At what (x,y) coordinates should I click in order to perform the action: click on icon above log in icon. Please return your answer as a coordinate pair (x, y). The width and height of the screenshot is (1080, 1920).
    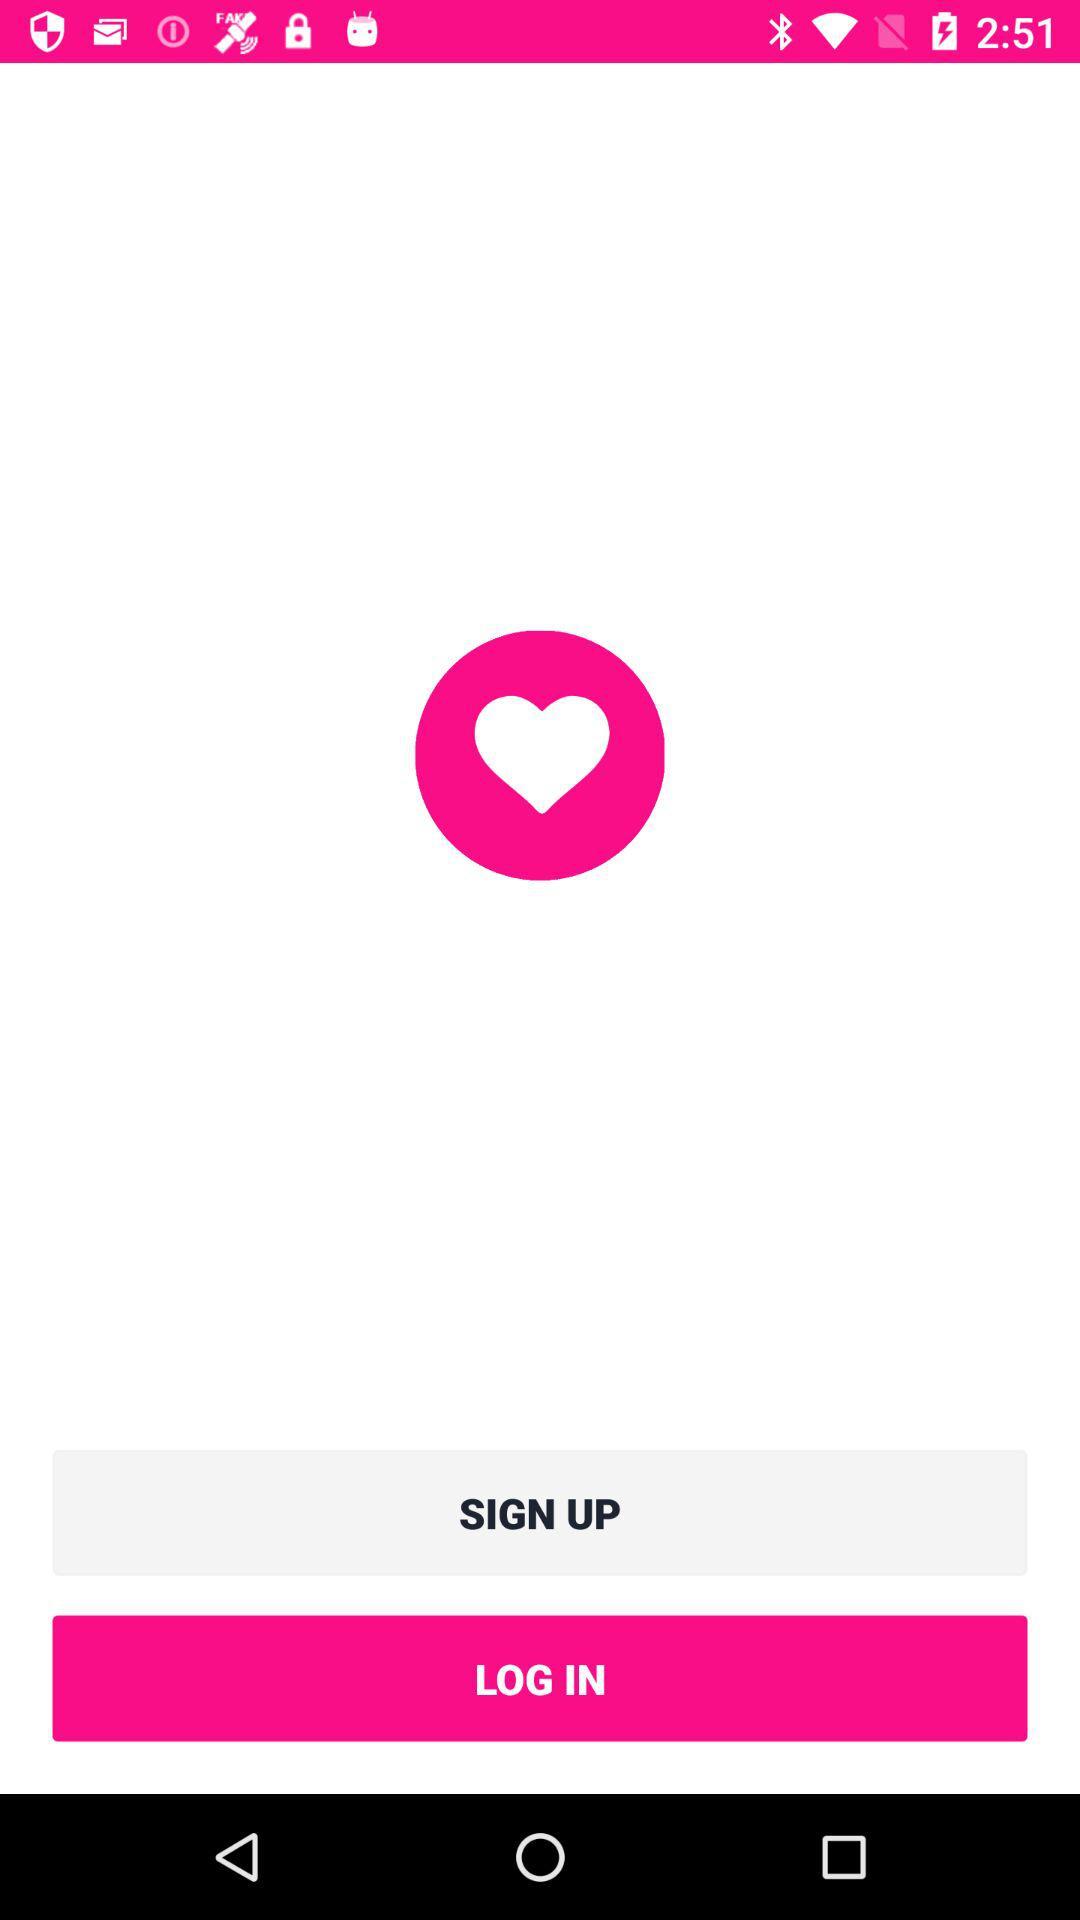
    Looking at the image, I should click on (540, 1512).